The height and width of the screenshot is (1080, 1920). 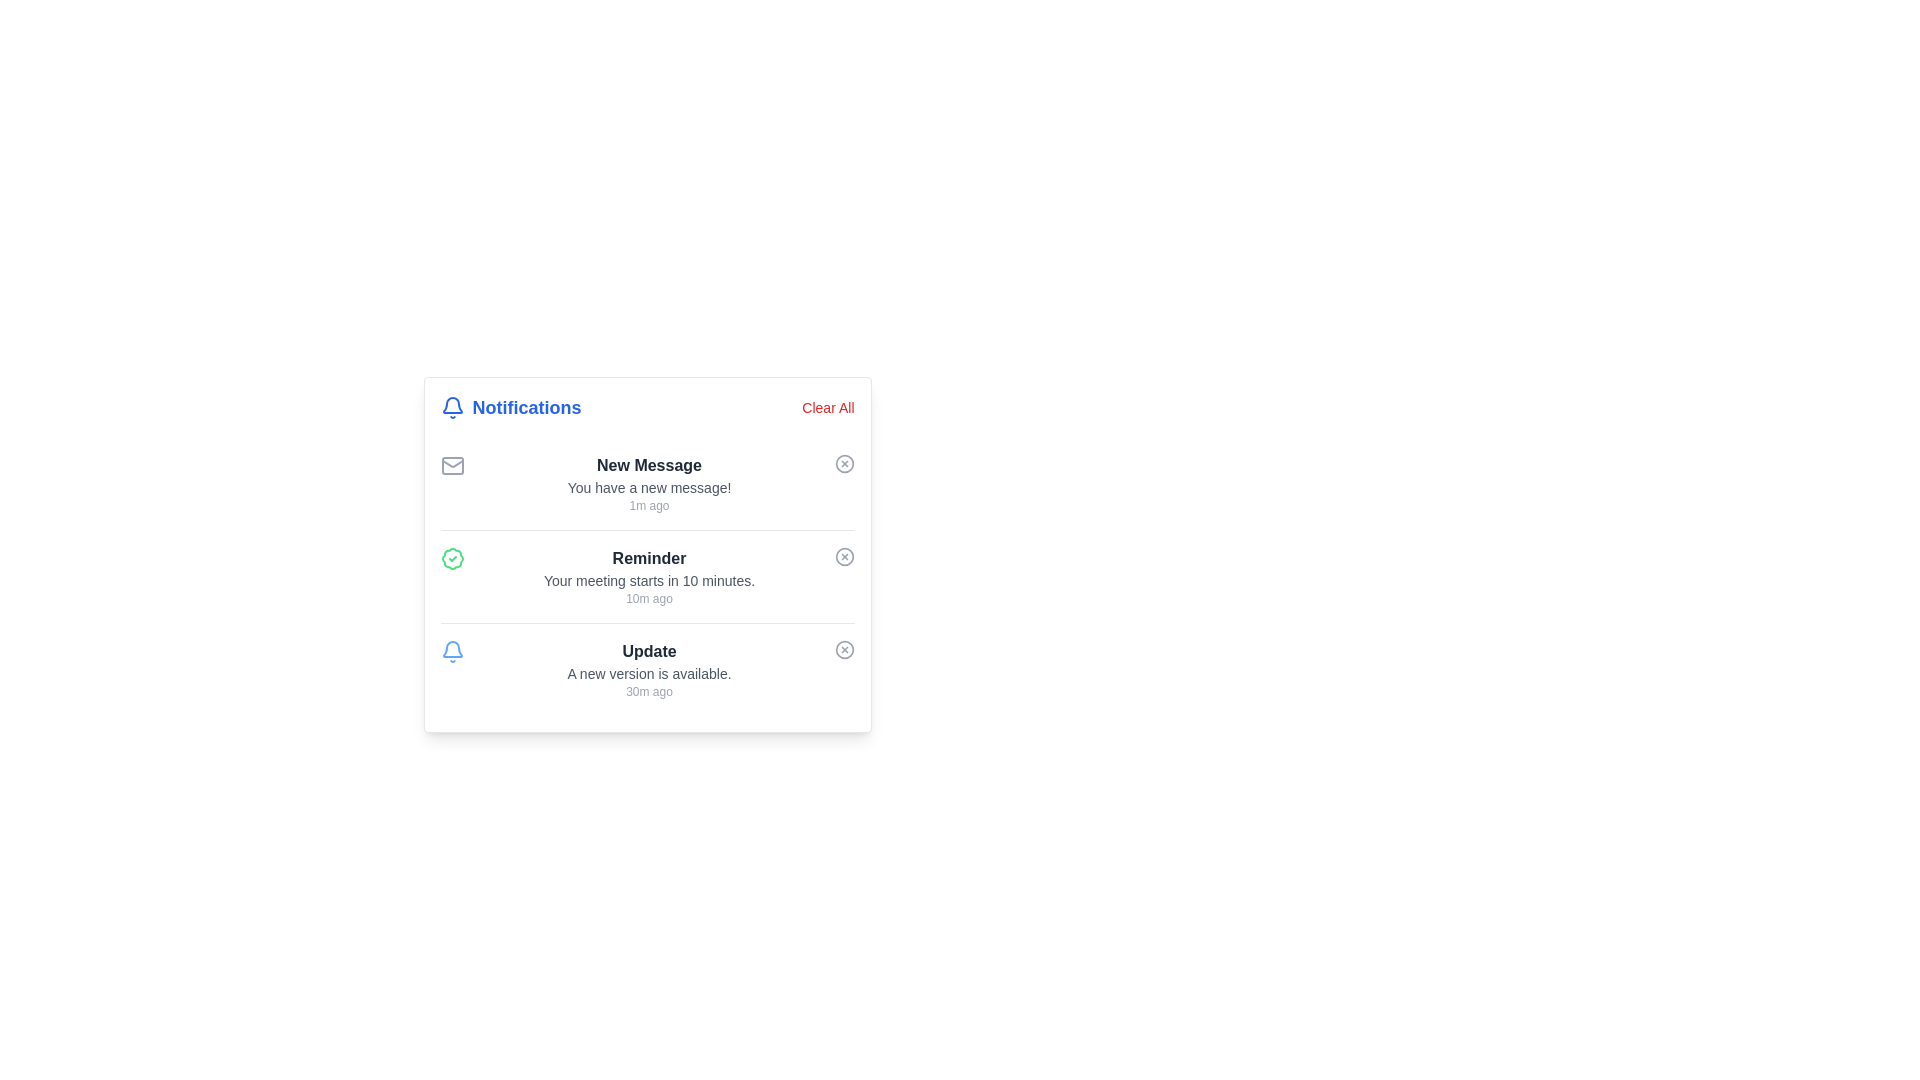 I want to click on the Notification Card displaying a meeting reminder with the title 'Reminder' and text 'Your meeting starts in 10 minutes.', so click(x=647, y=576).